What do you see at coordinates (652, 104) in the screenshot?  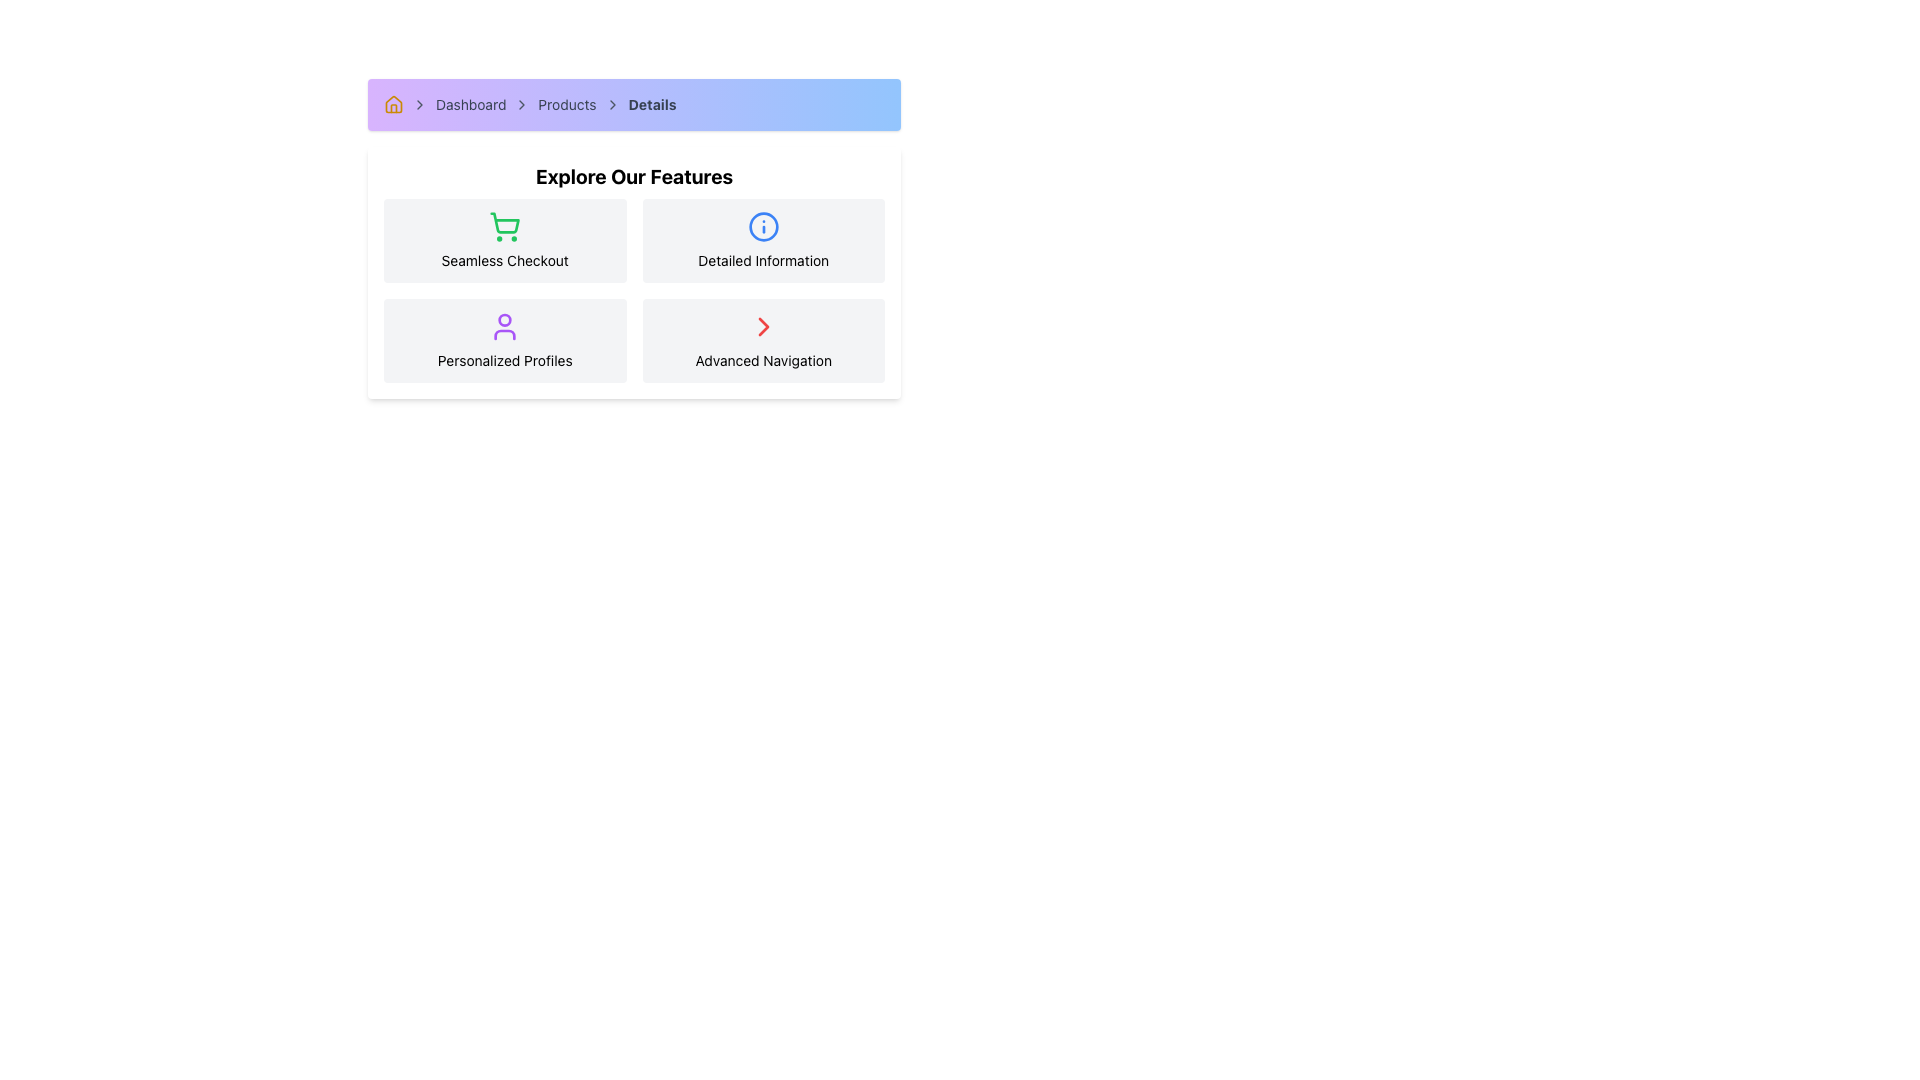 I see `the bold text label displaying 'Details' in a breadcrumb navigation bar, positioned to the right of the 'Products' link` at bounding box center [652, 104].